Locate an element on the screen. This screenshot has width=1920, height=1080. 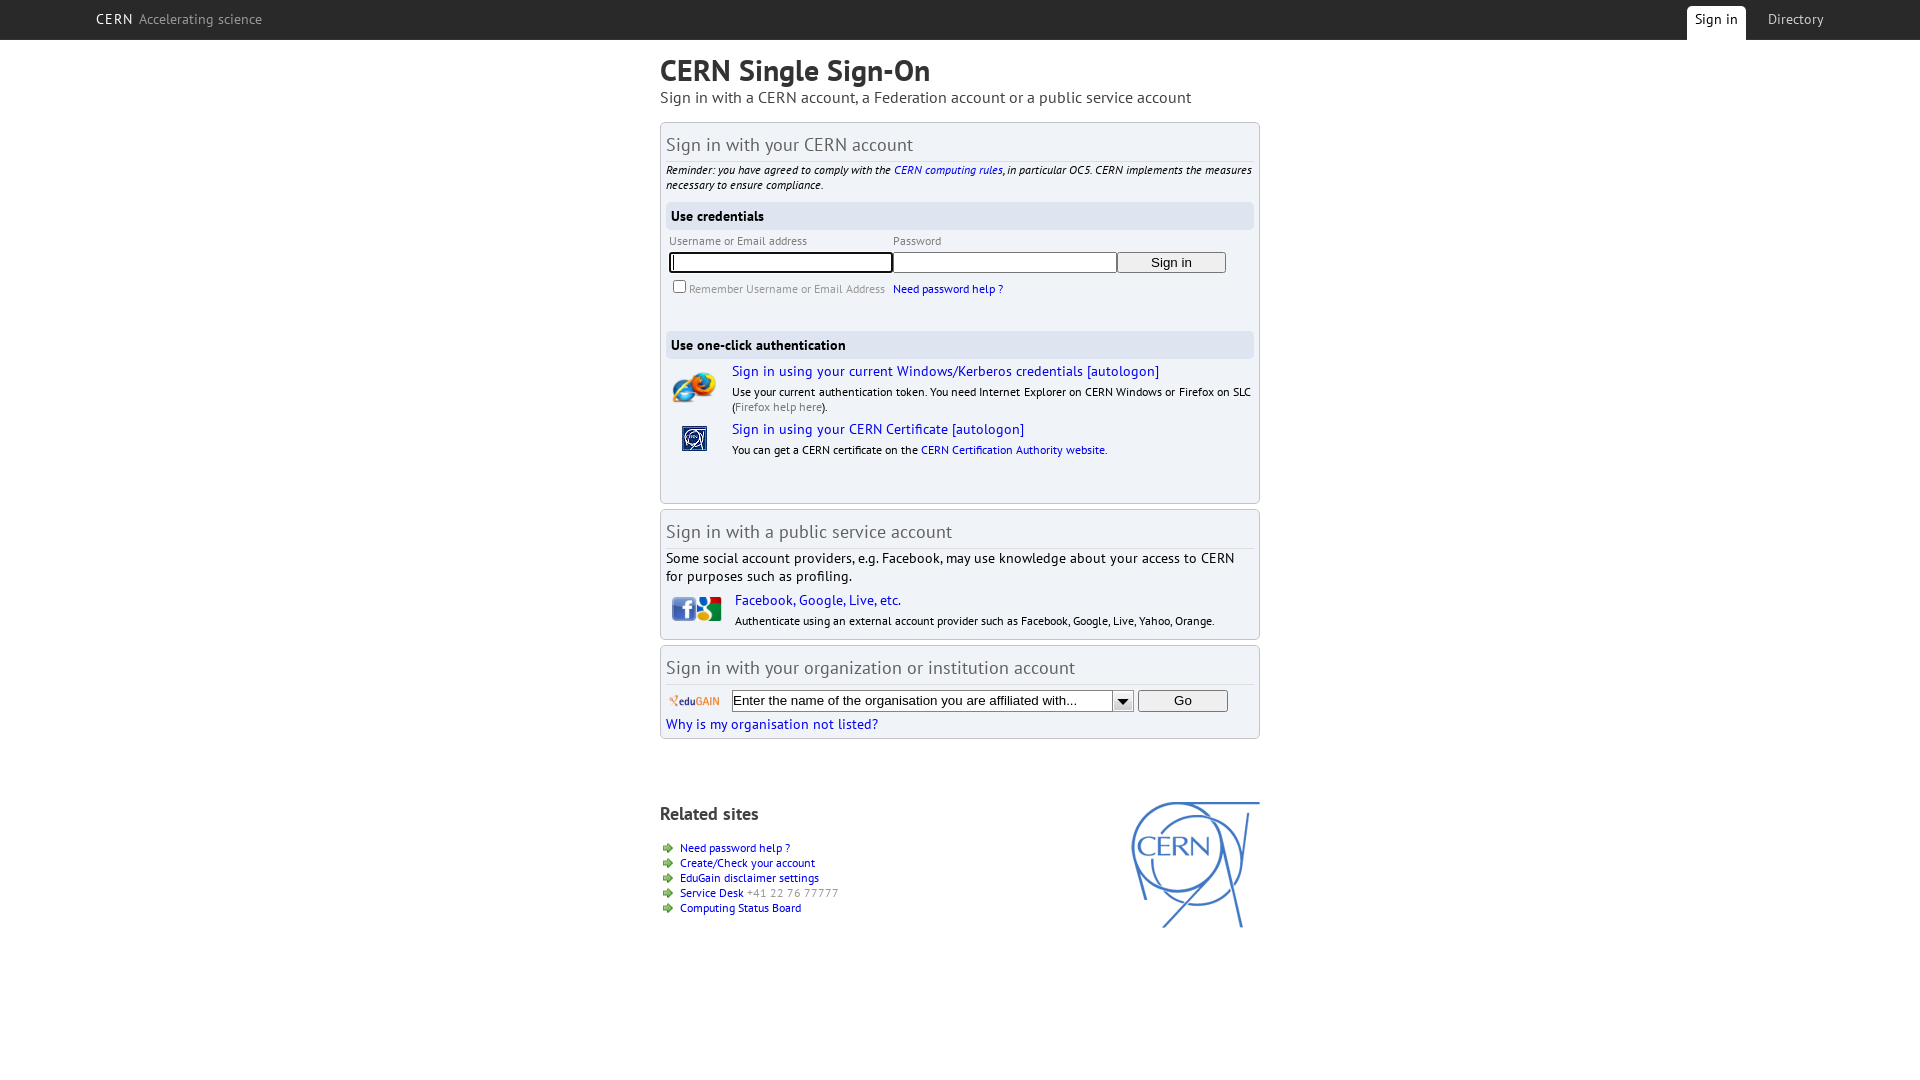
'Need password help ?' is located at coordinates (733, 847).